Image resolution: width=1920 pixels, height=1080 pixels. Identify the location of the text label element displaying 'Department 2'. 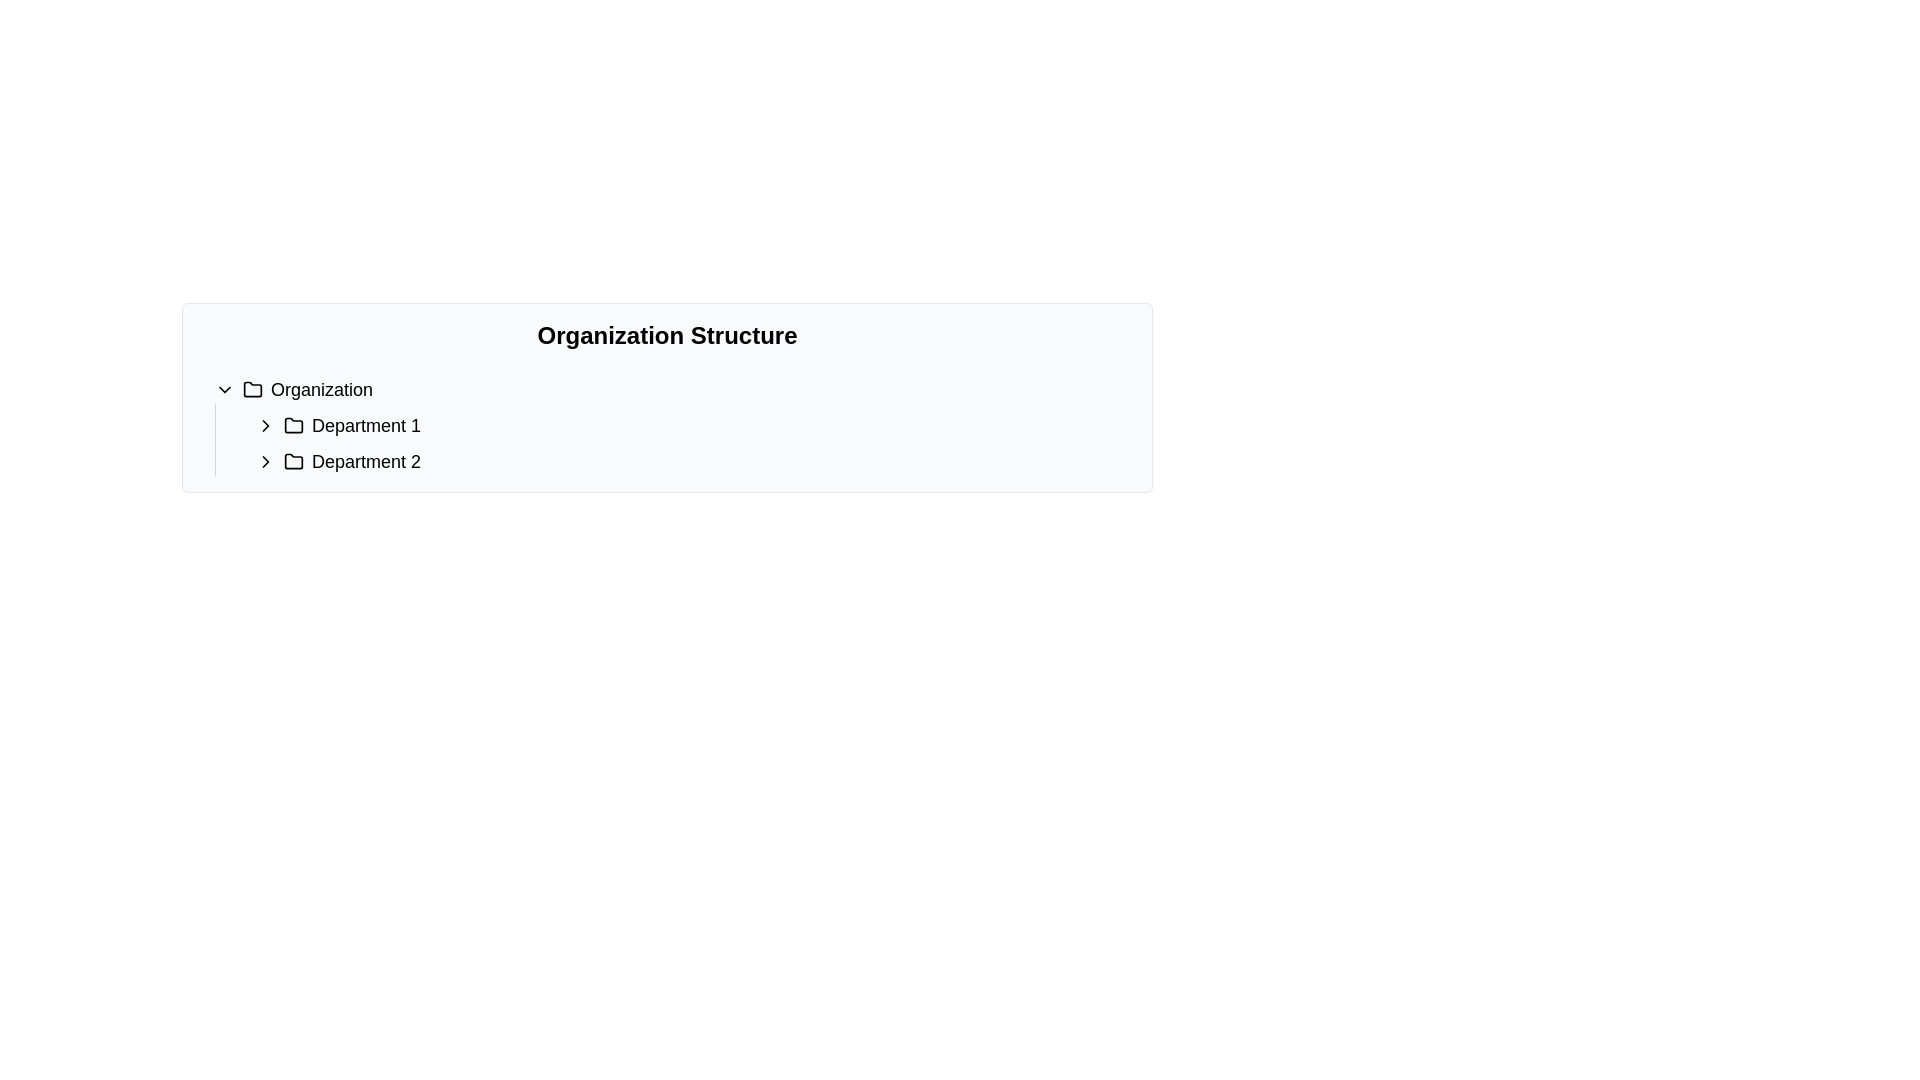
(366, 462).